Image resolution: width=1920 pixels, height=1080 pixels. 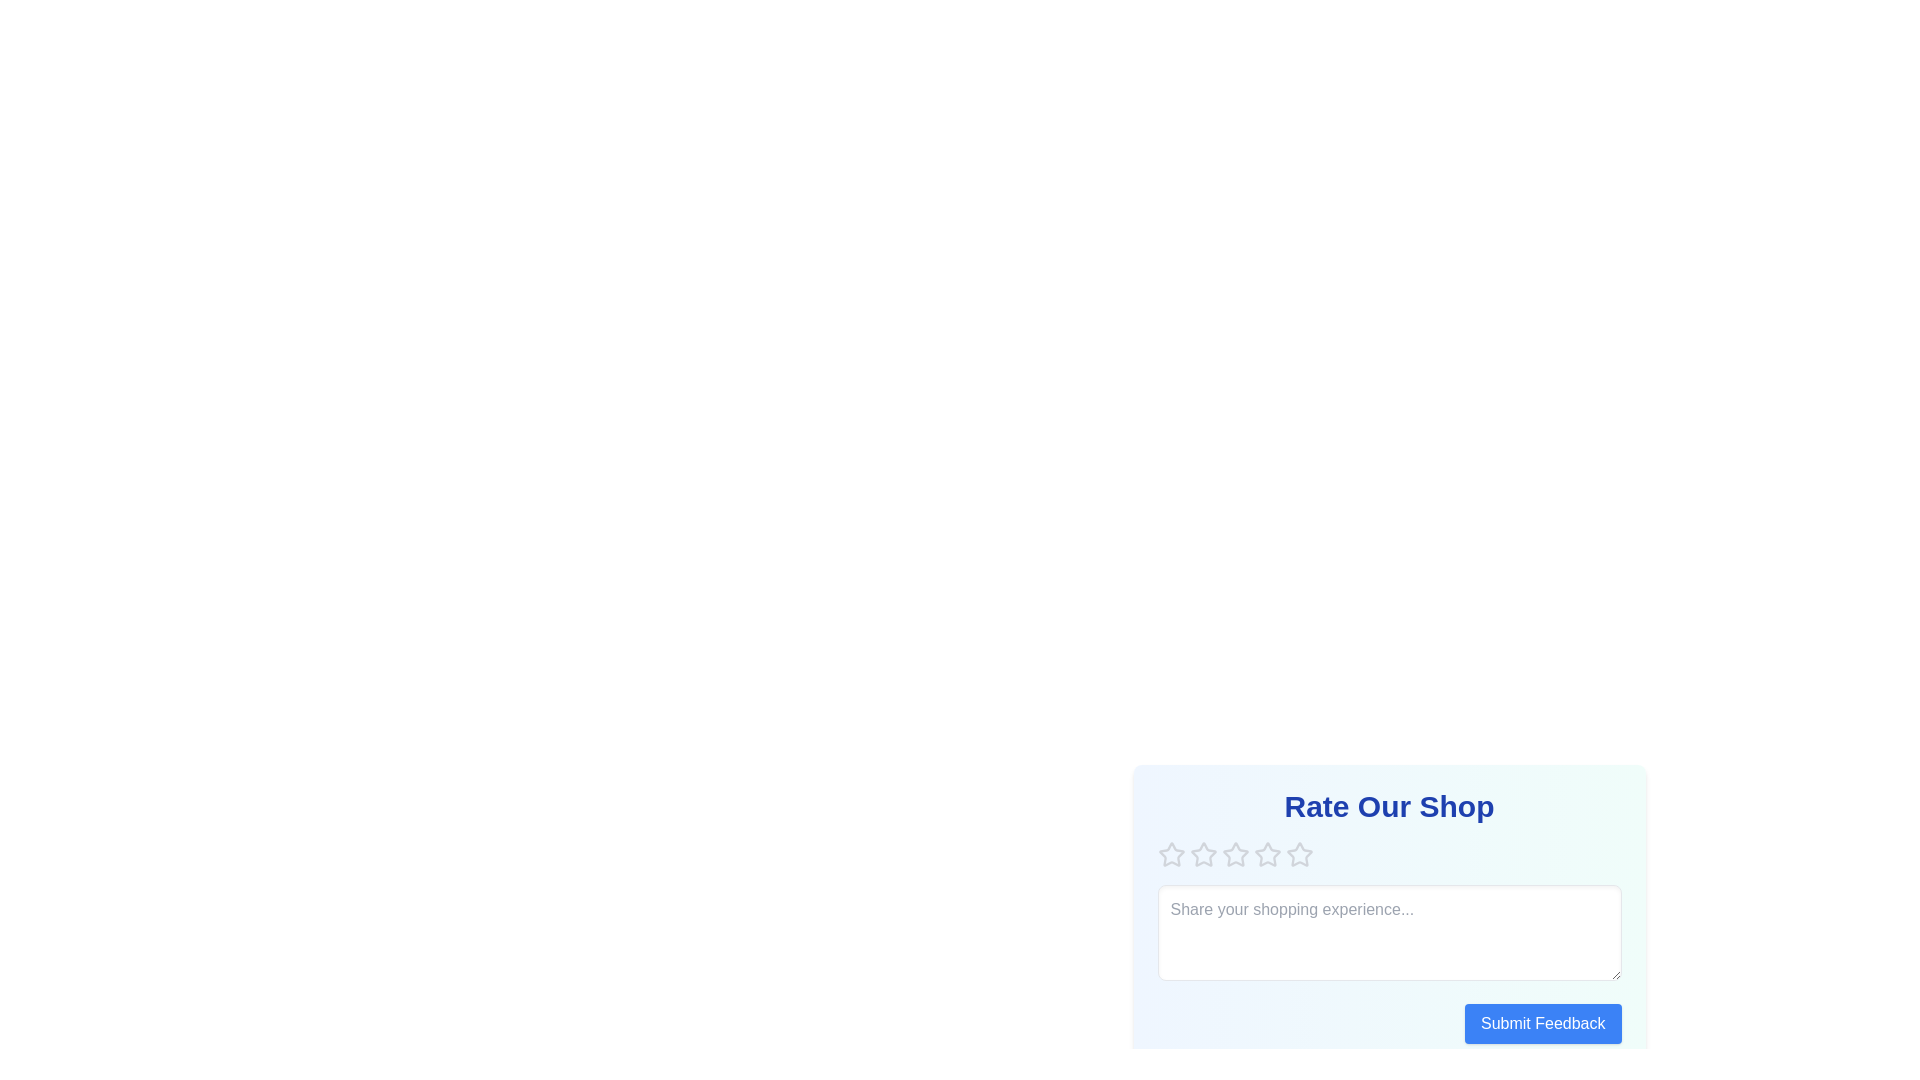 I want to click on the center of the textarea to focus it, so click(x=1388, y=933).